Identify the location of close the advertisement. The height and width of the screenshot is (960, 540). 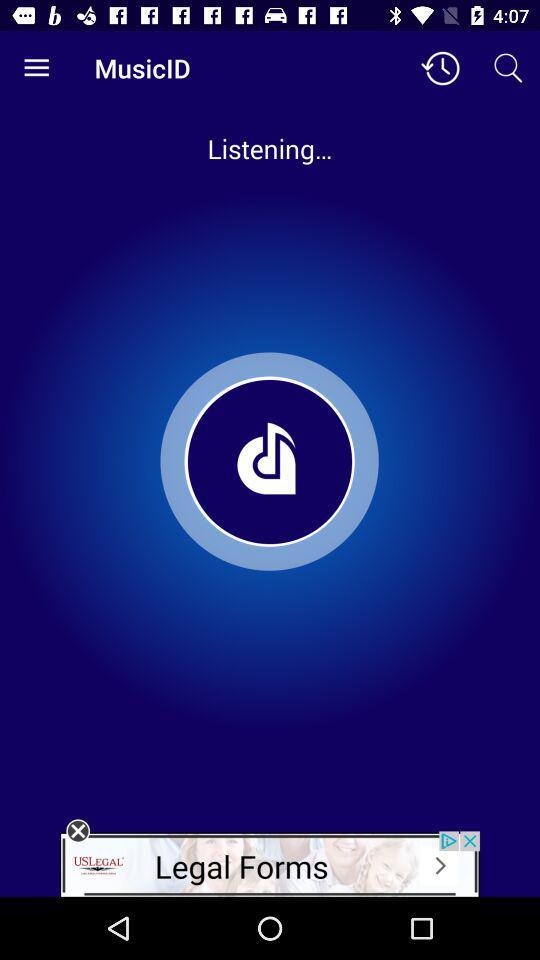
(77, 831).